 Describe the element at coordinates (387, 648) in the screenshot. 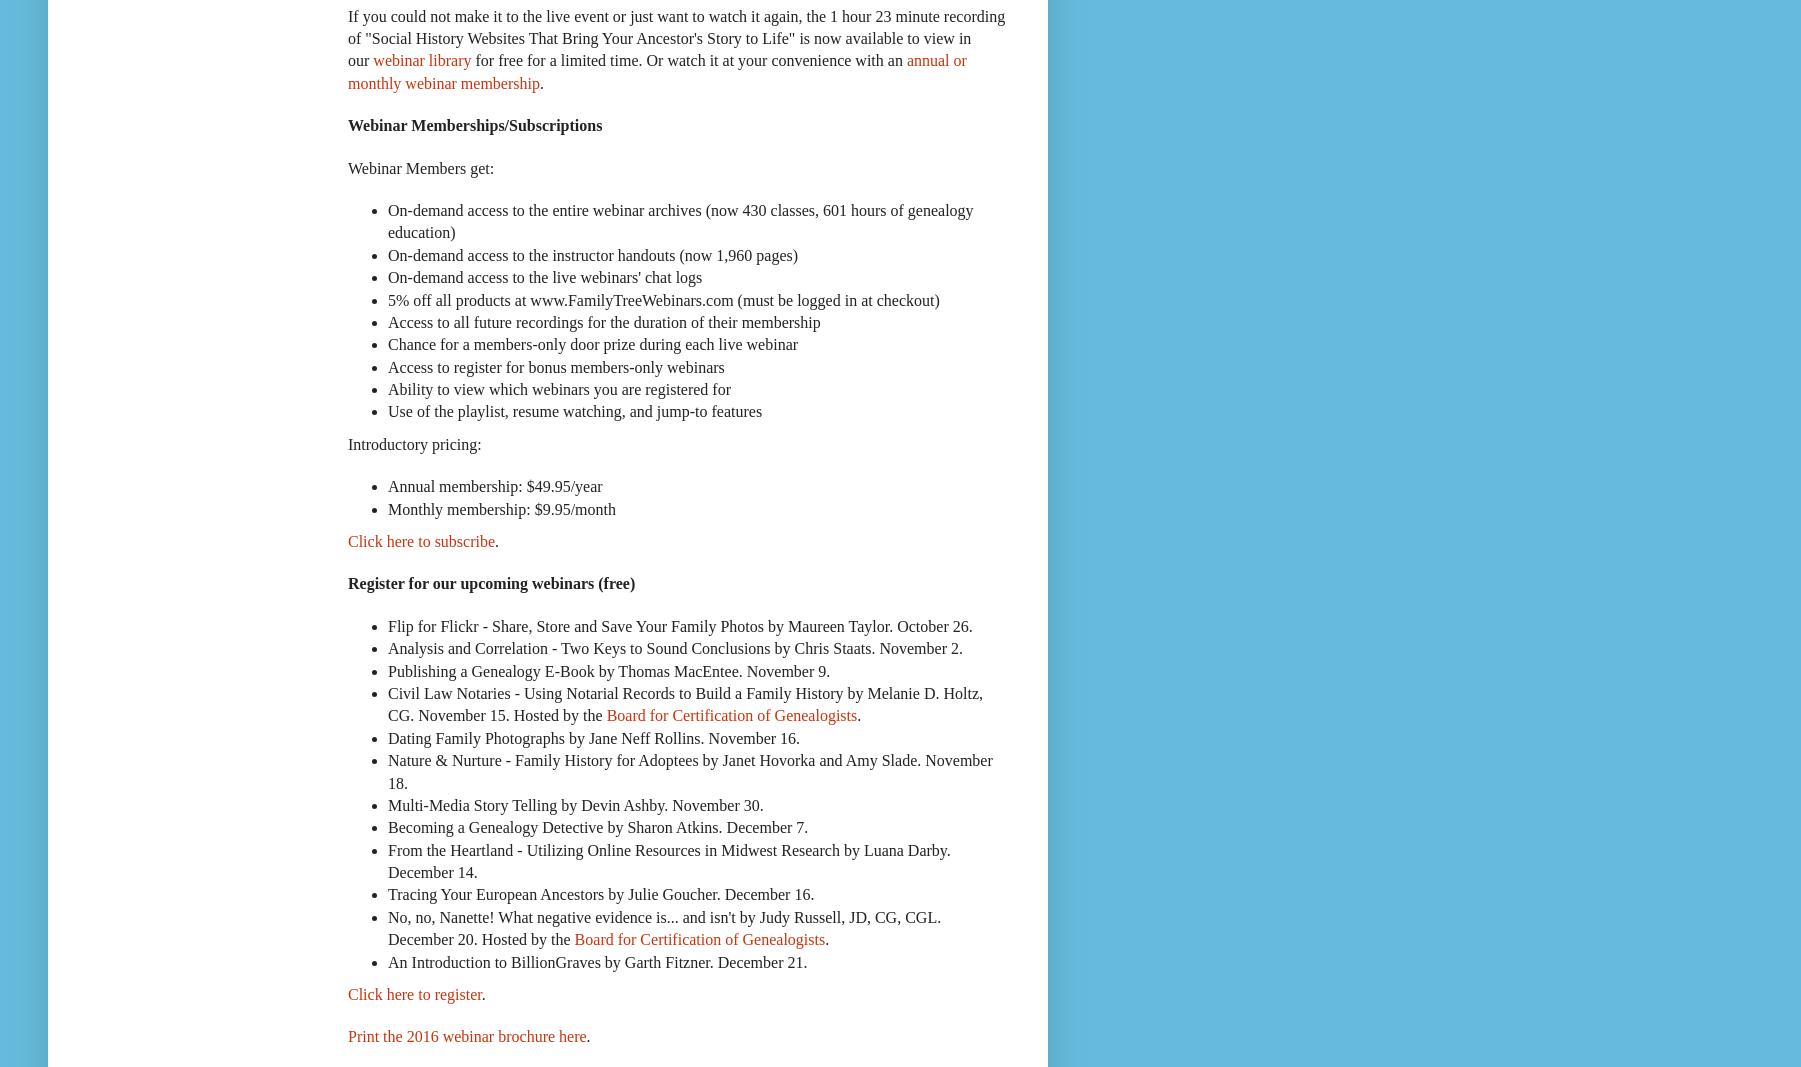

I see `'Analysis and Correlation - Two Keys to Sound Conclusions by Chris Staats. November 2.'` at that location.